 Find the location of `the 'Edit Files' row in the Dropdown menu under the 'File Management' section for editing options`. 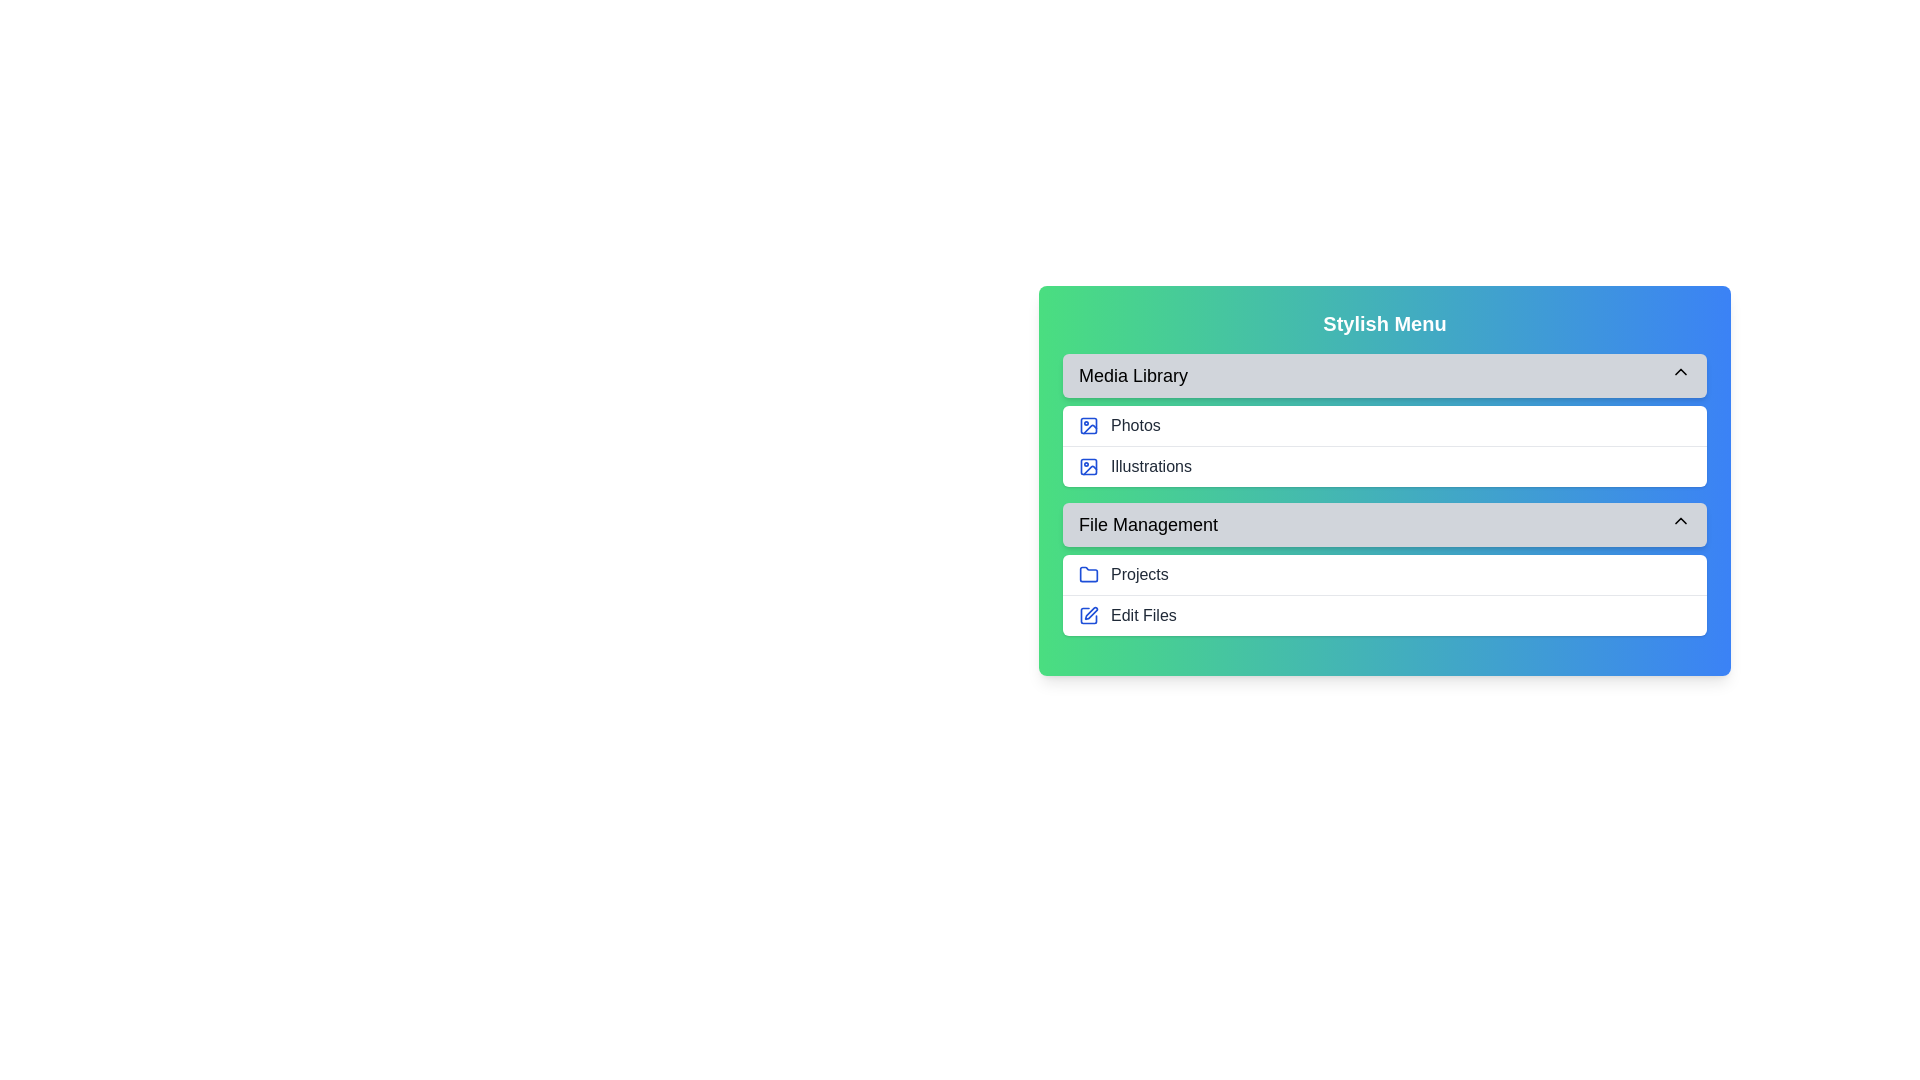

the 'Edit Files' row in the Dropdown menu under the 'File Management' section for editing options is located at coordinates (1384, 569).